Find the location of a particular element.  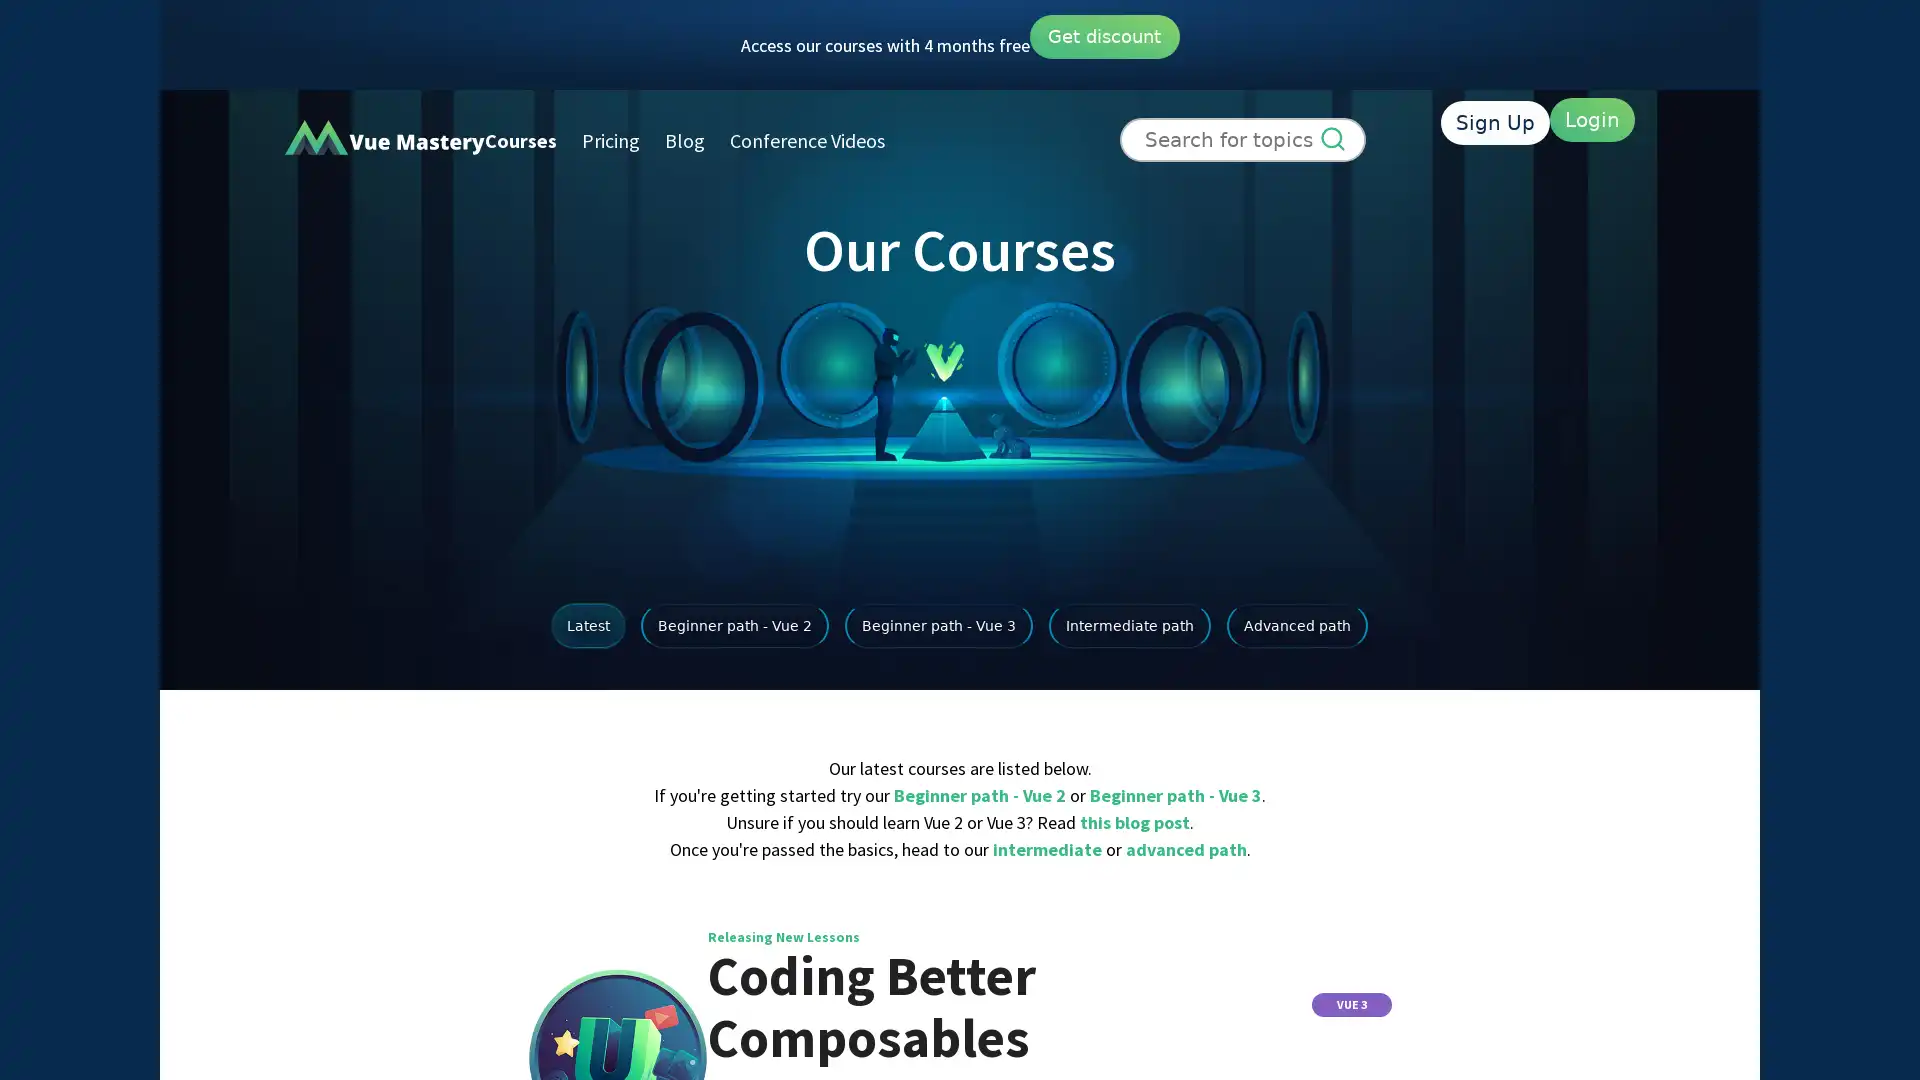

Search is located at coordinates (1333, 140).